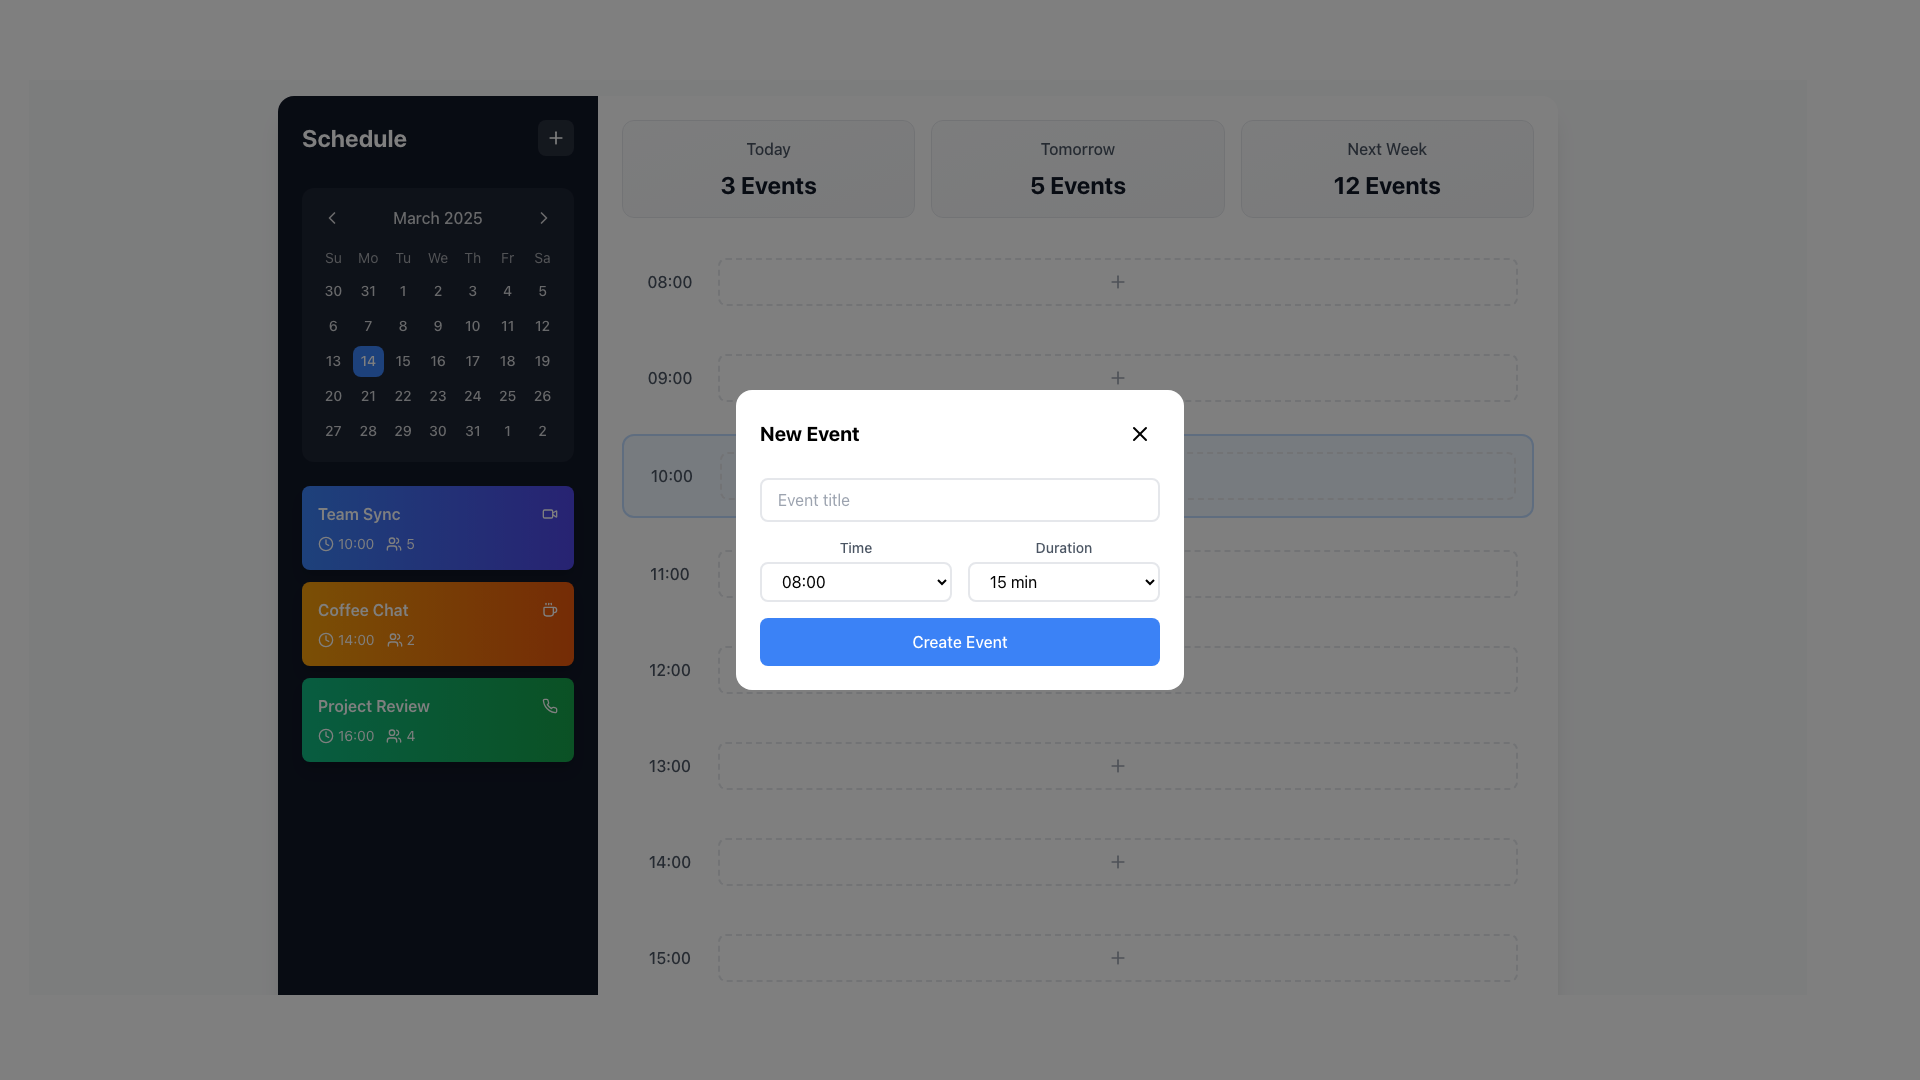 The image size is (1920, 1080). I want to click on the button representing the 18th day of the month in the calendar, so click(507, 361).